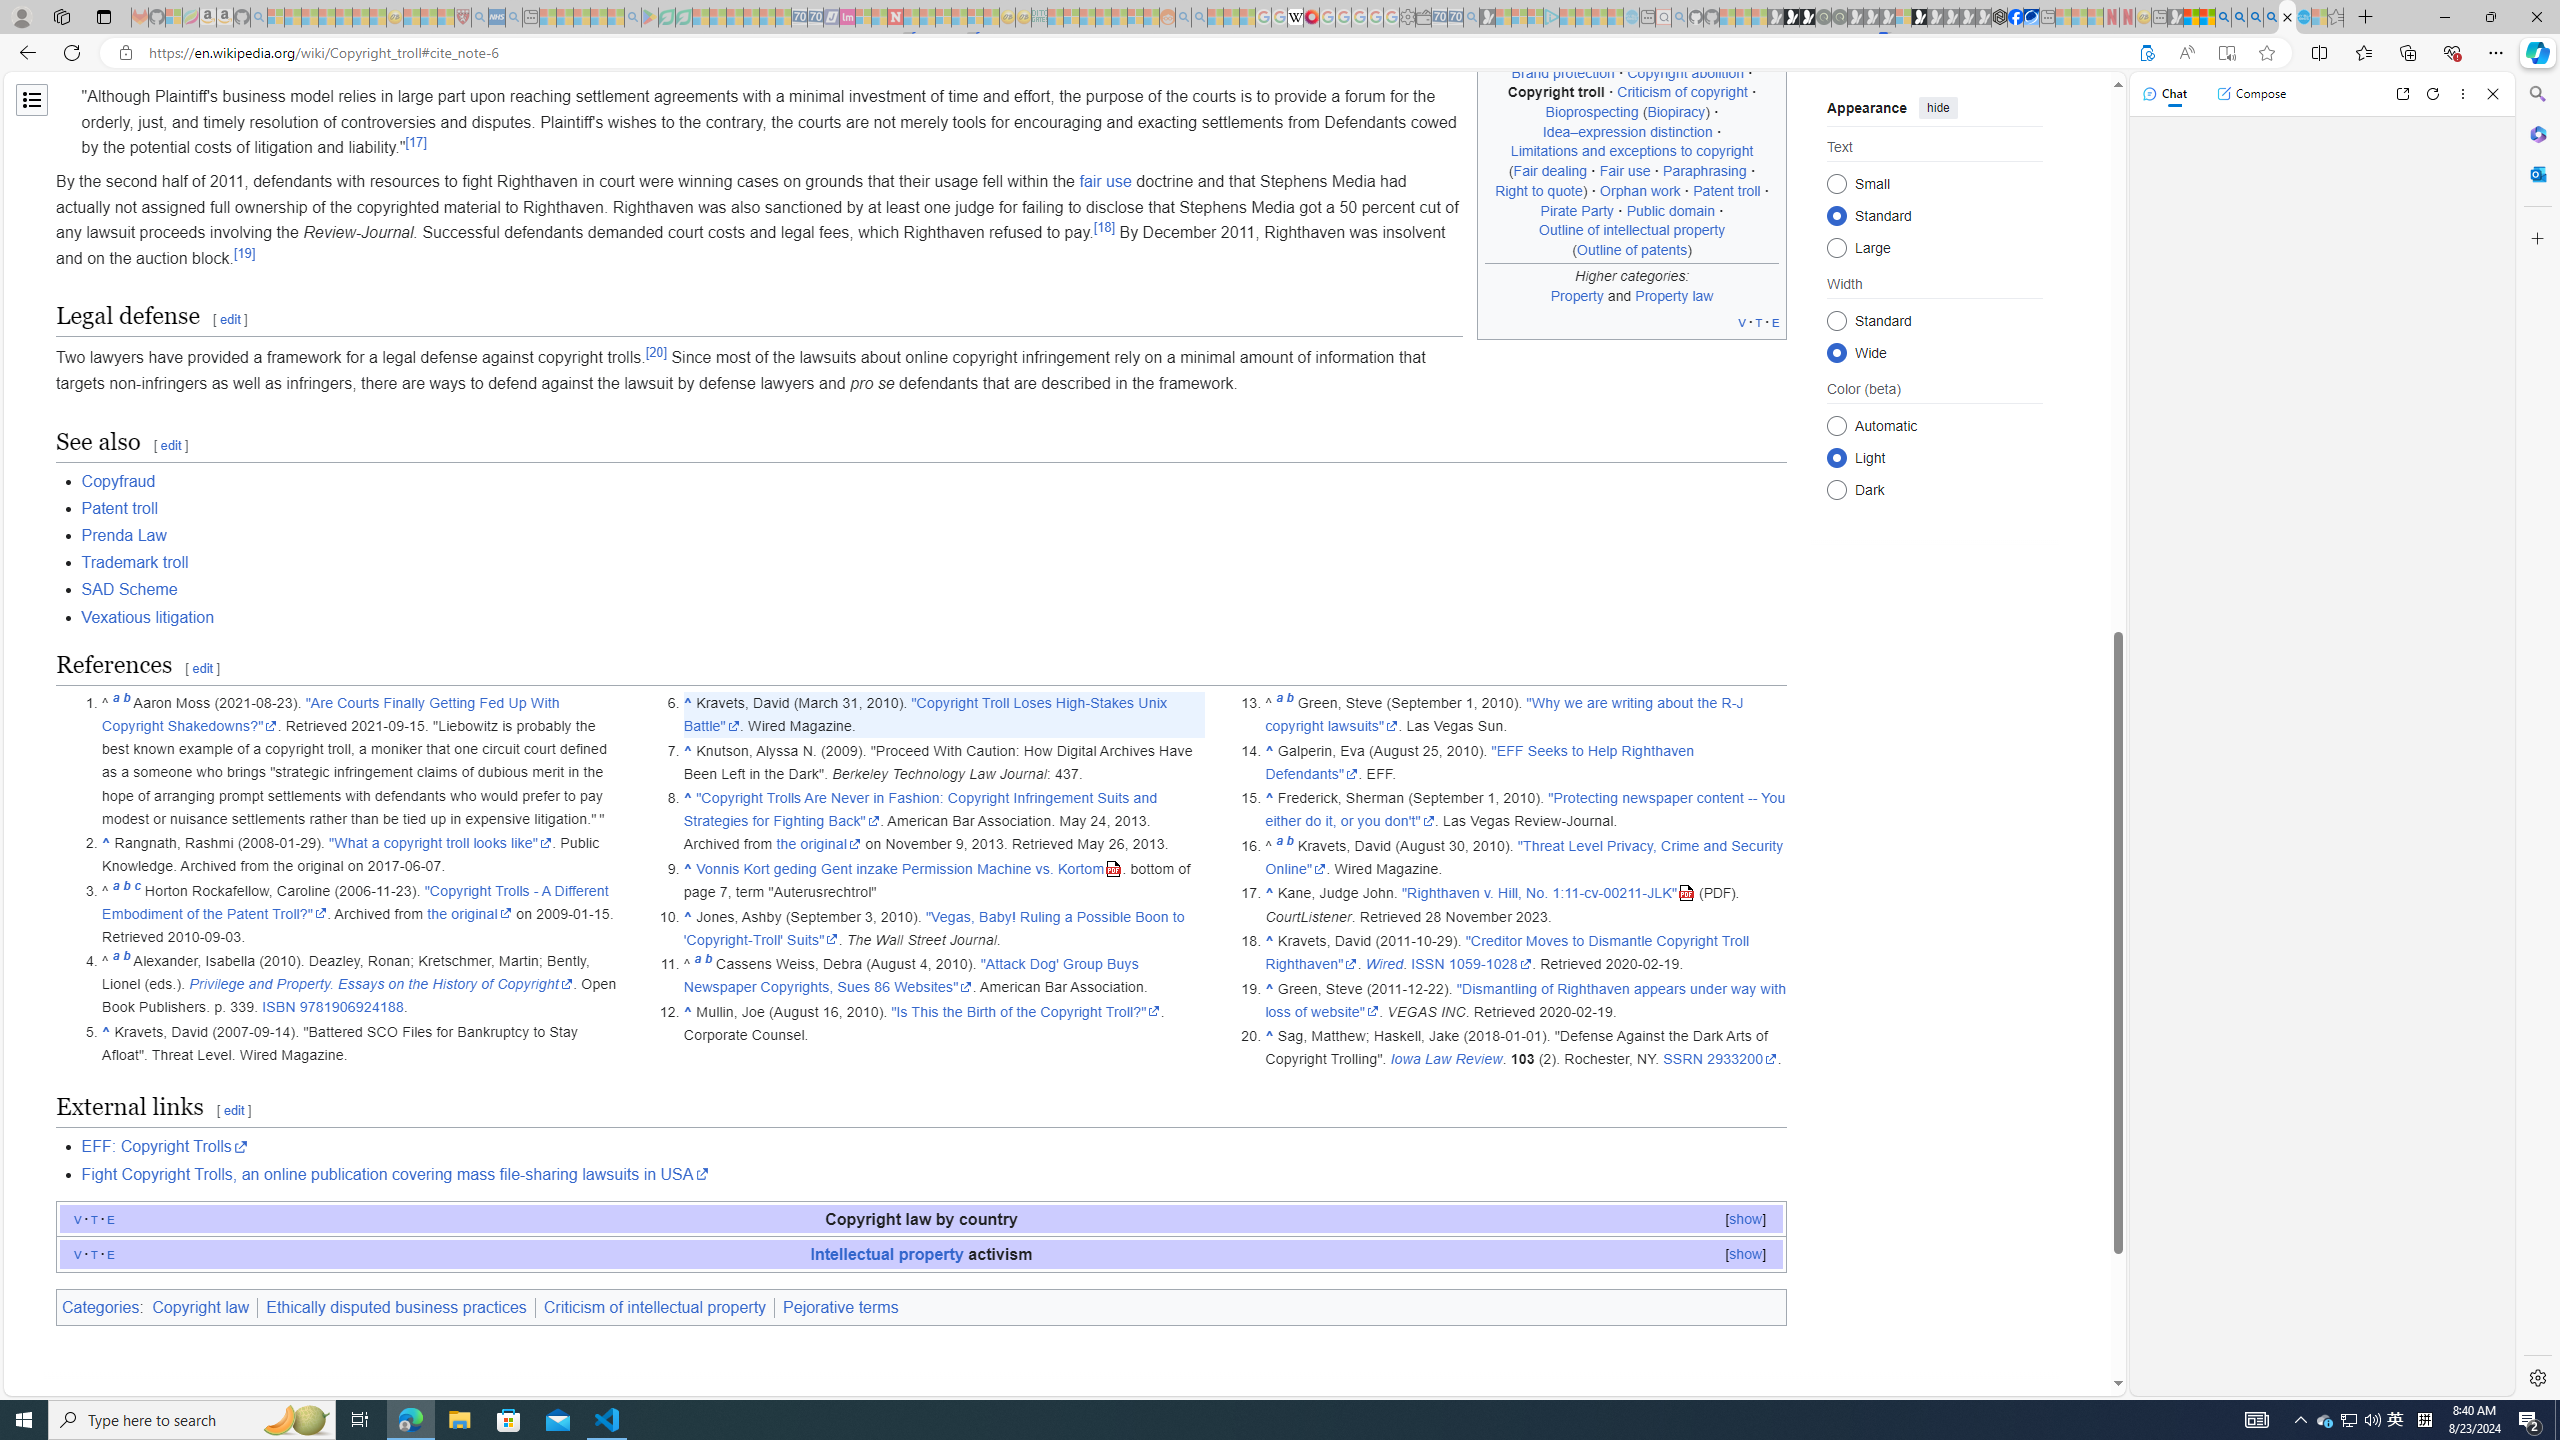 This screenshot has width=2560, height=1440. I want to click on 'MediaWiki', so click(1312, 16).